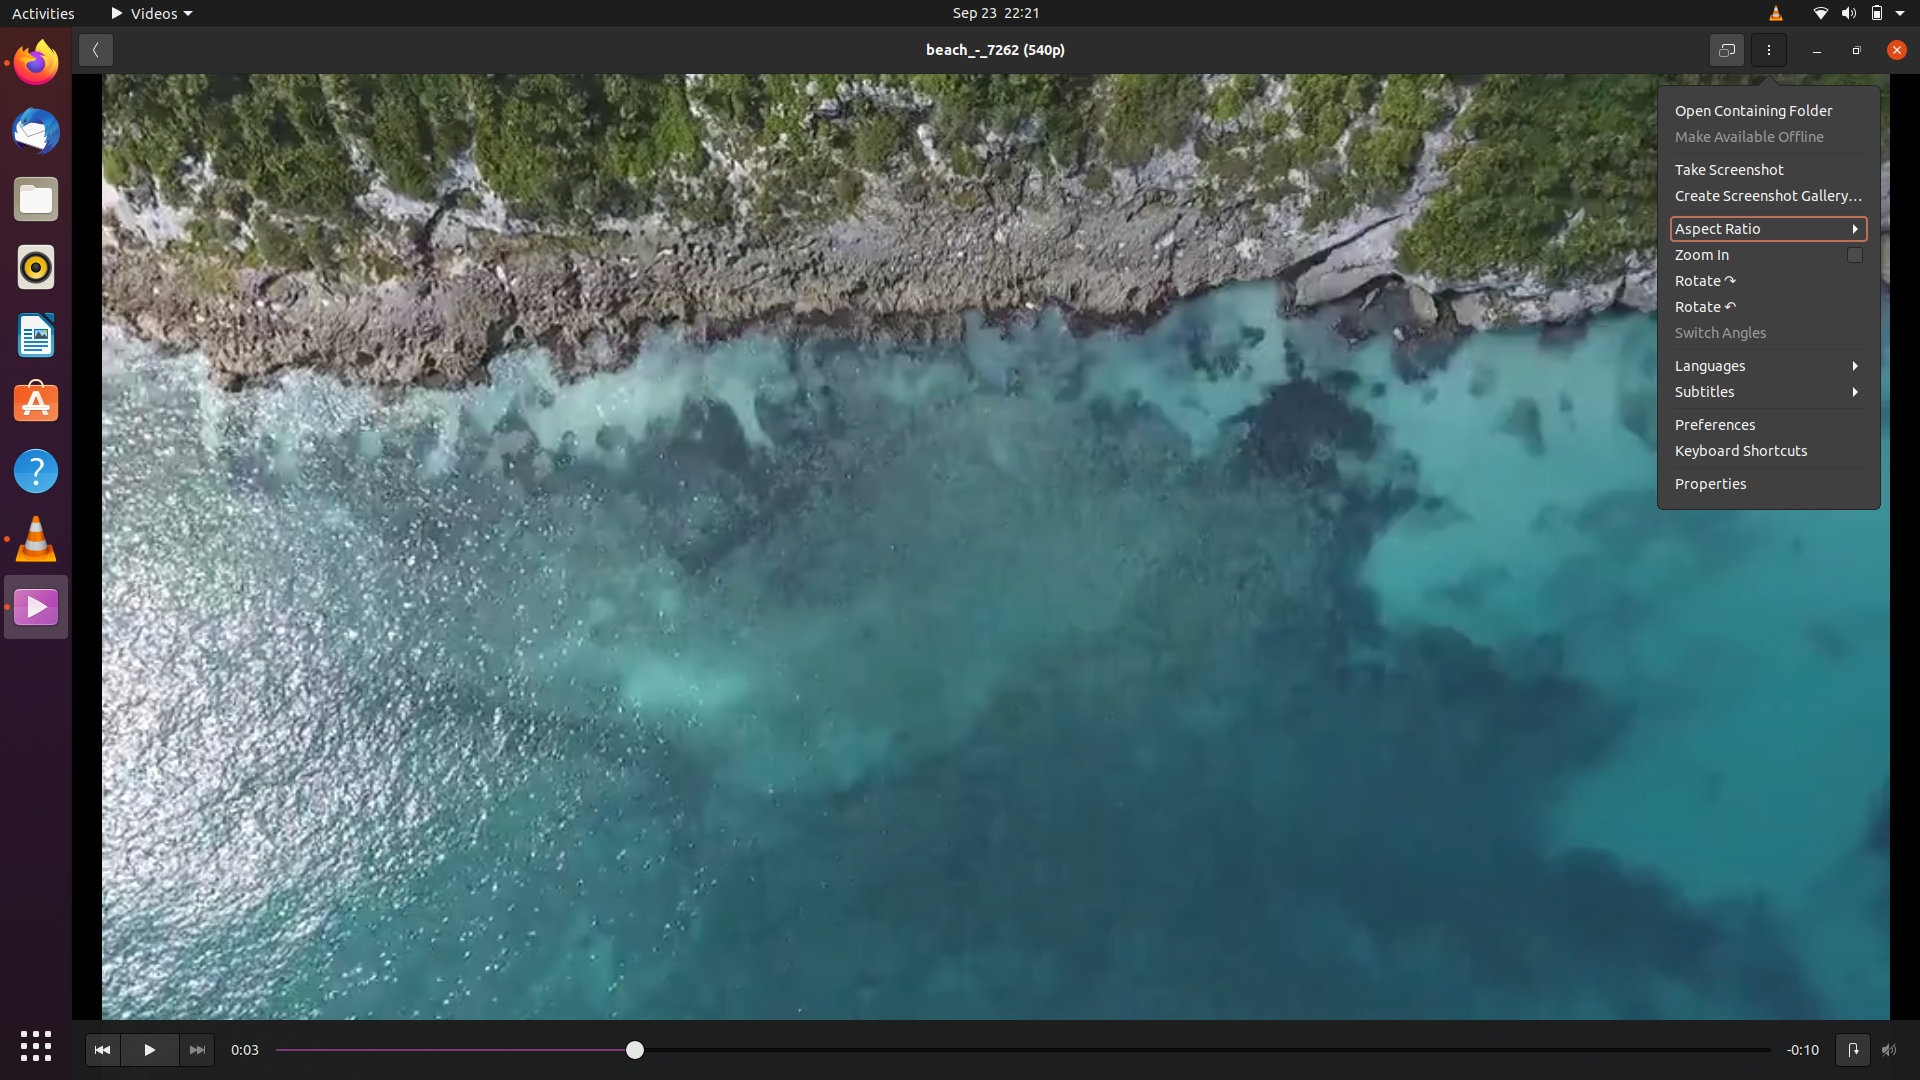 The height and width of the screenshot is (1080, 1920). I want to click on the second language in the subtitle options, so click(1771, 391).